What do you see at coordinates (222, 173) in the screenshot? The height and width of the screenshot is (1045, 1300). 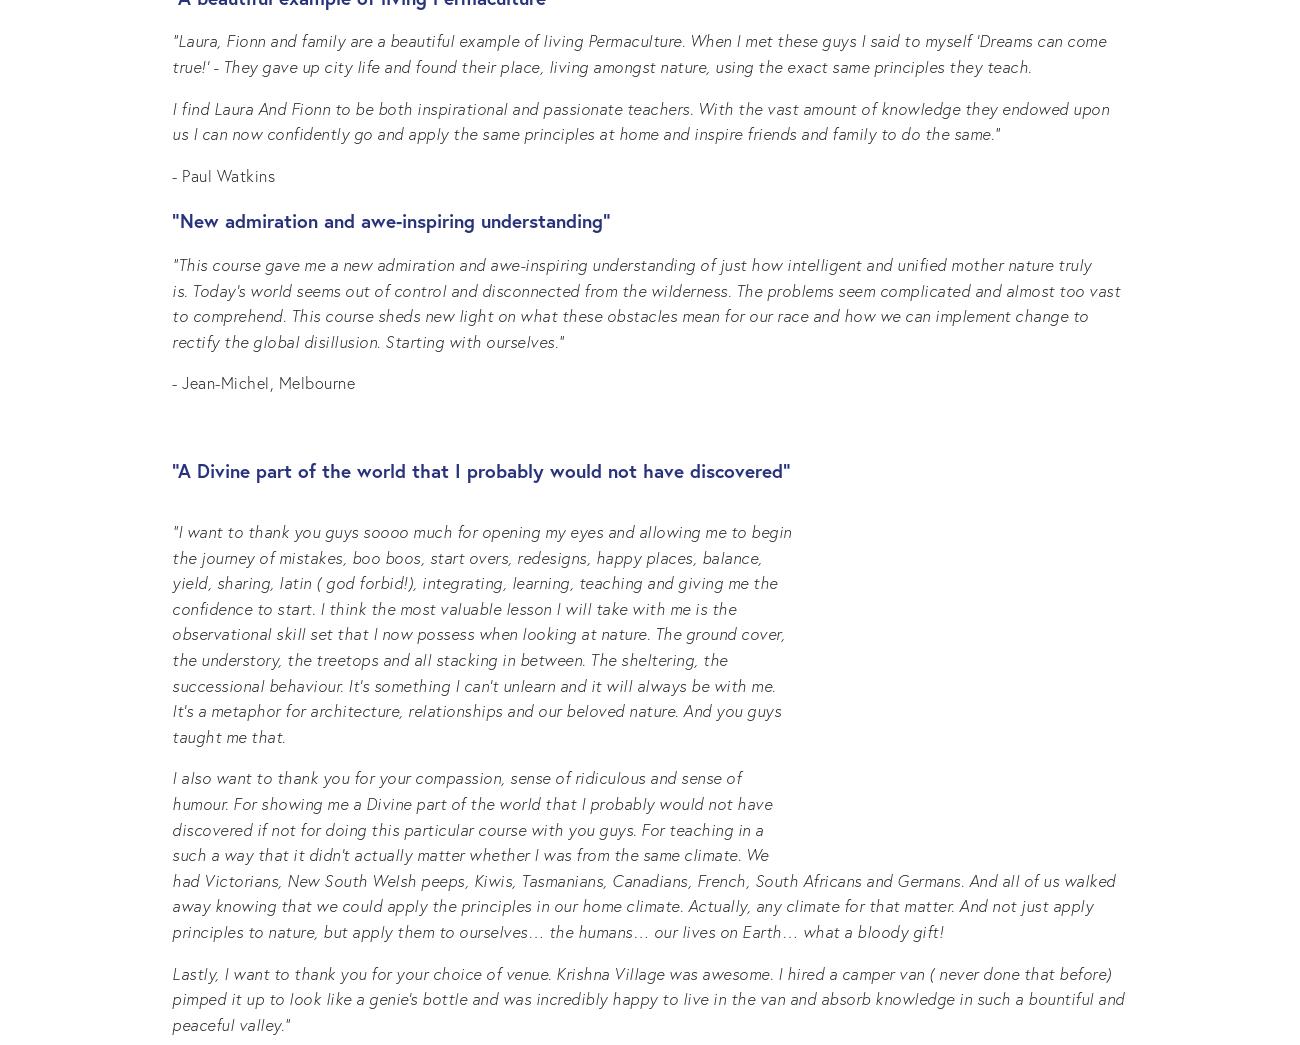 I see `'- Paul Watkins'` at bounding box center [222, 173].